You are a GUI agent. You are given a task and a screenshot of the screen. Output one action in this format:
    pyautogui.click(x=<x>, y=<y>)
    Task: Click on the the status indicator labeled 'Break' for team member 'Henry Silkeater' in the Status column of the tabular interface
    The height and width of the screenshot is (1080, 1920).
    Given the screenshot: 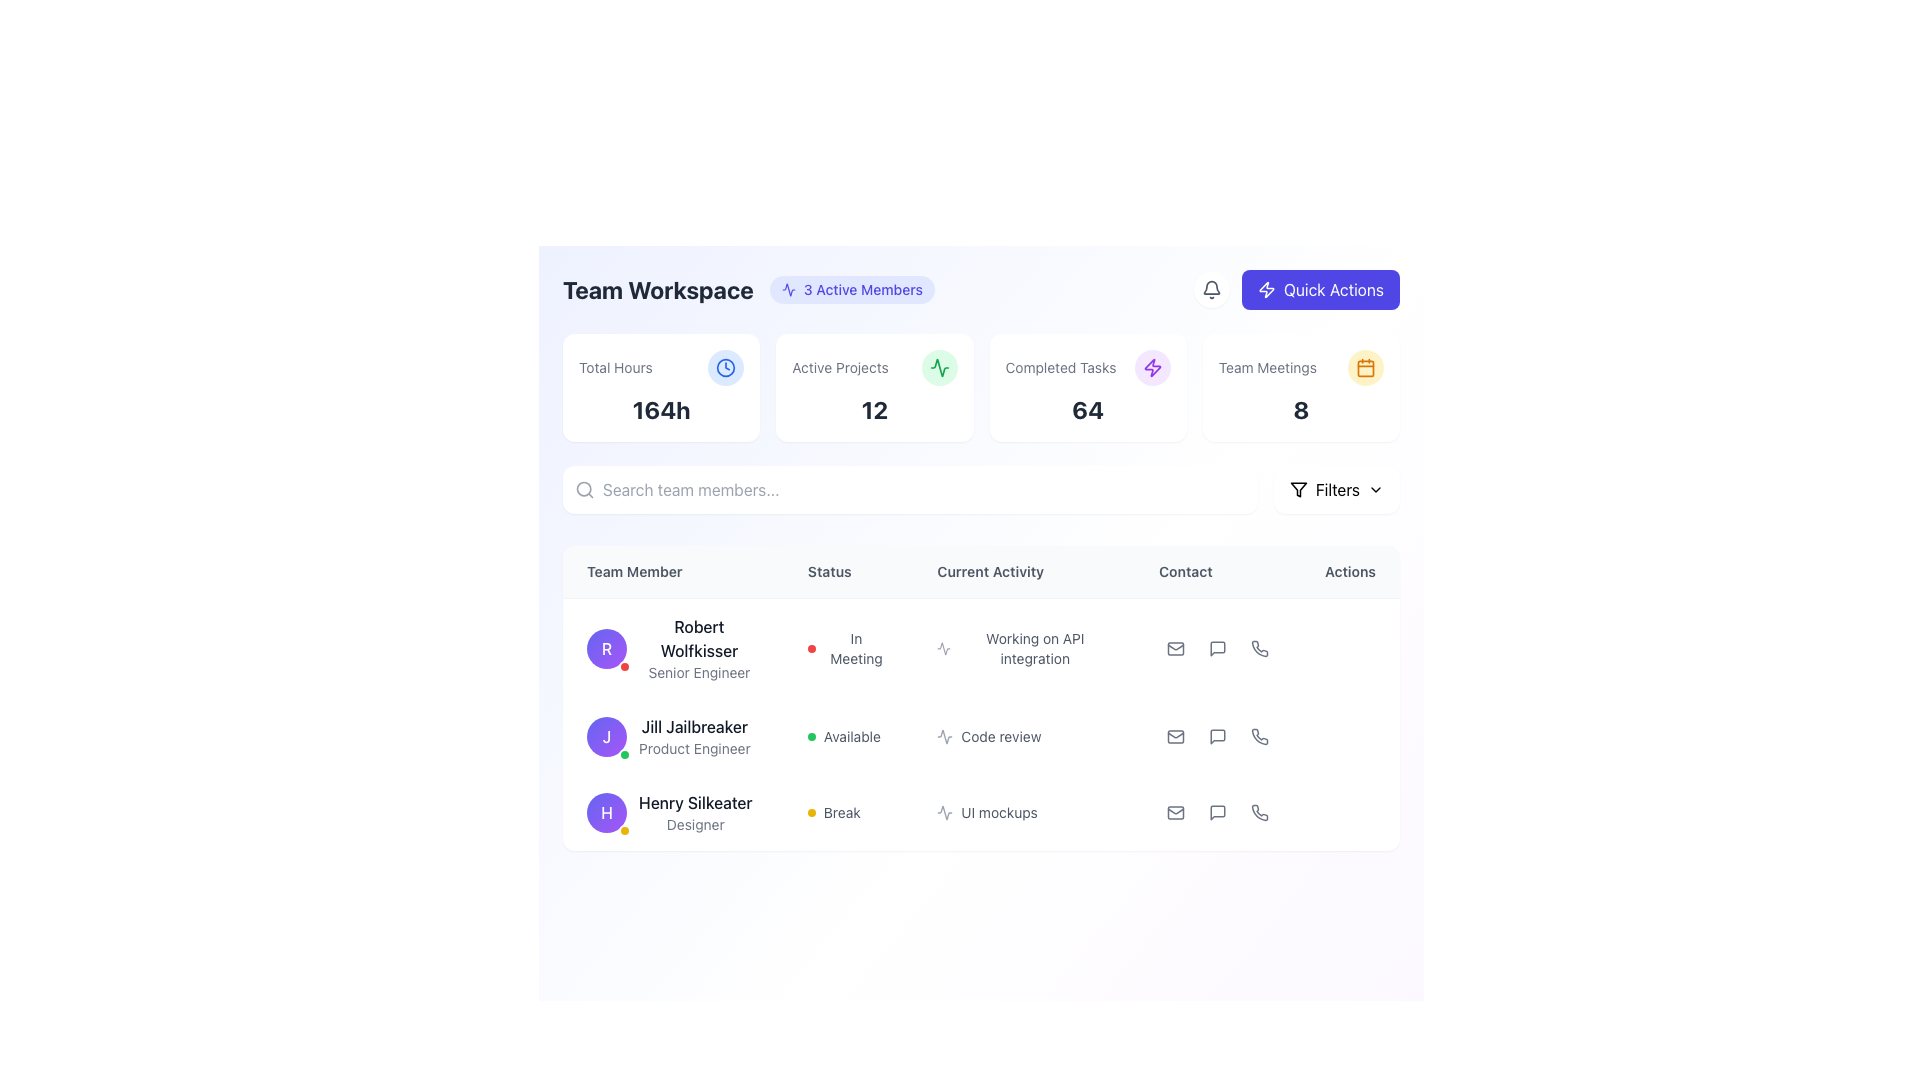 What is the action you would take?
    pyautogui.click(x=848, y=813)
    